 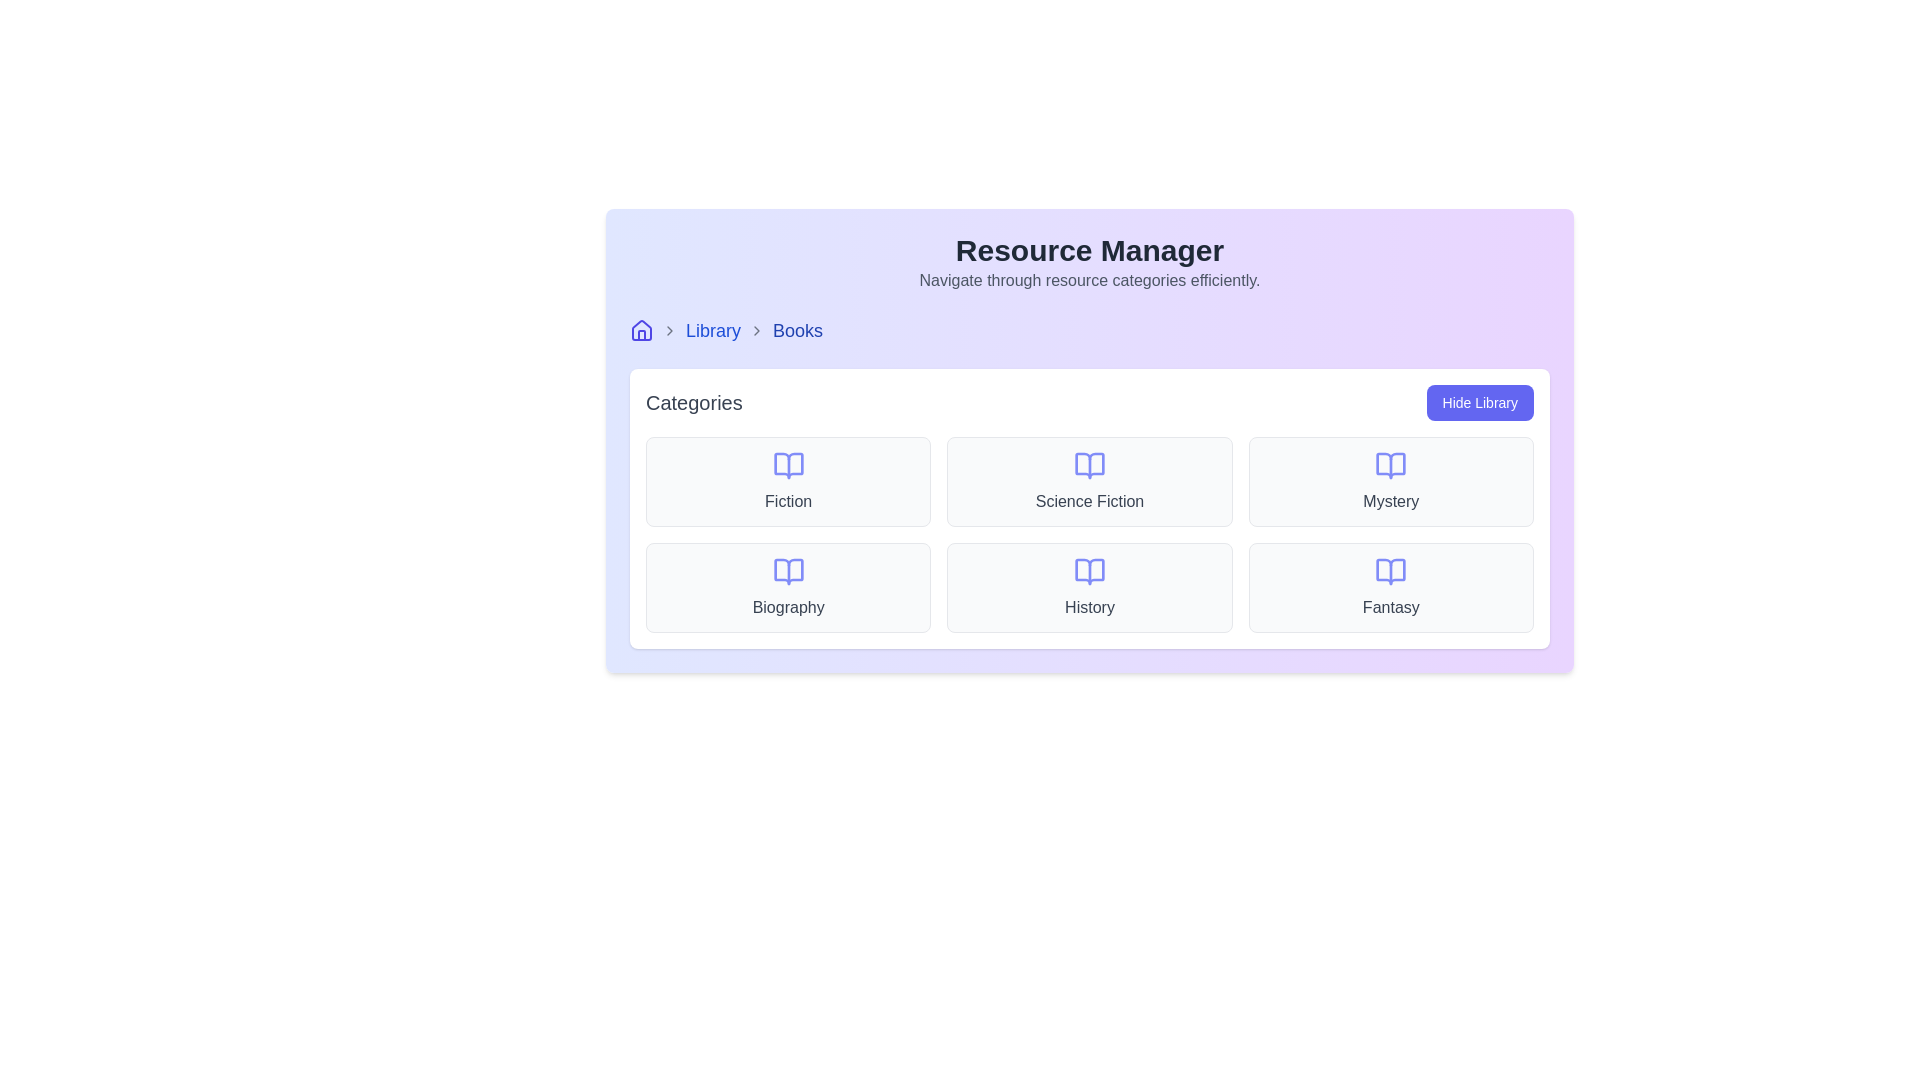 What do you see at coordinates (787, 466) in the screenshot?
I see `the open book icon representing the 'Fiction' category in the top-left cell of the category card grid` at bounding box center [787, 466].